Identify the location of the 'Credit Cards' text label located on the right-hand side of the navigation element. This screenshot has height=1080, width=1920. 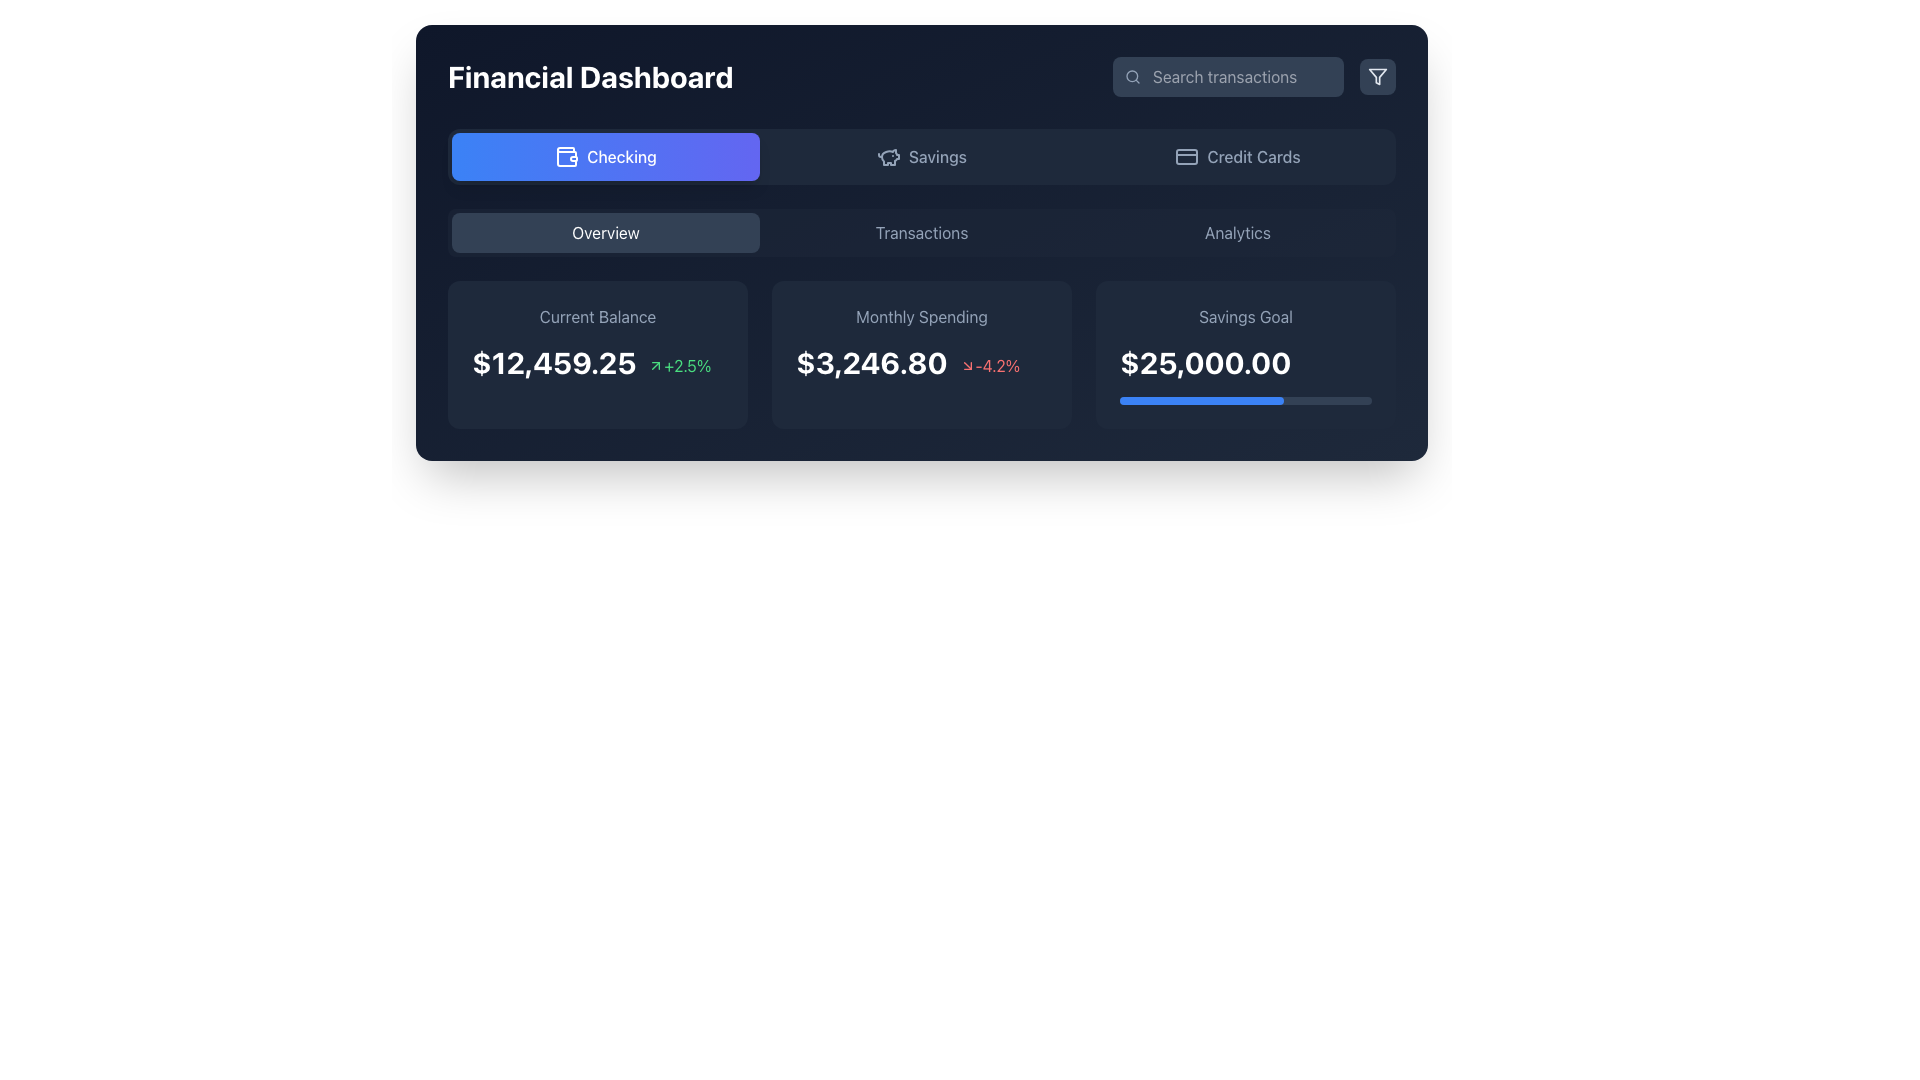
(1252, 156).